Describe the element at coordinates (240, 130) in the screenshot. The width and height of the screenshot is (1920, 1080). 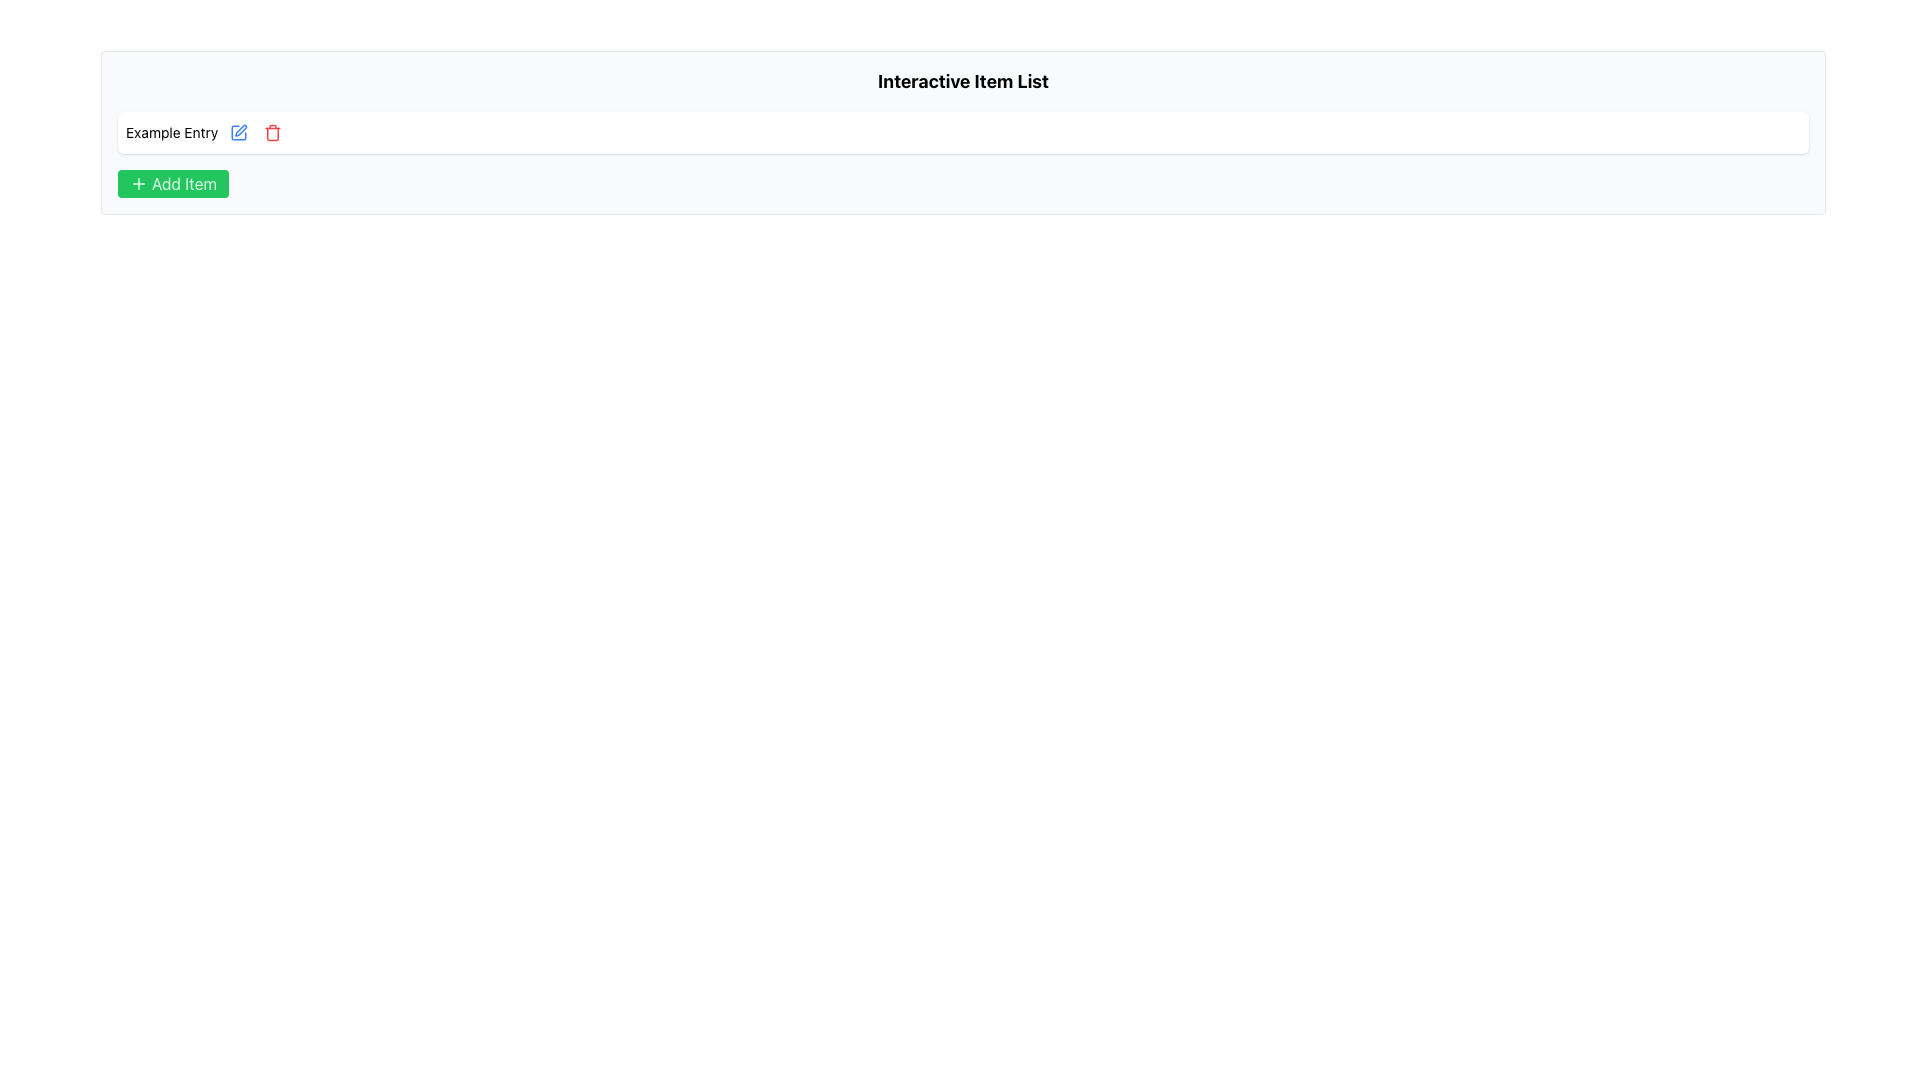
I see `the small pen icon representing the 'edit' action, located to the left of the trash bin icon, associated with the 'Example Entry' text input` at that location.